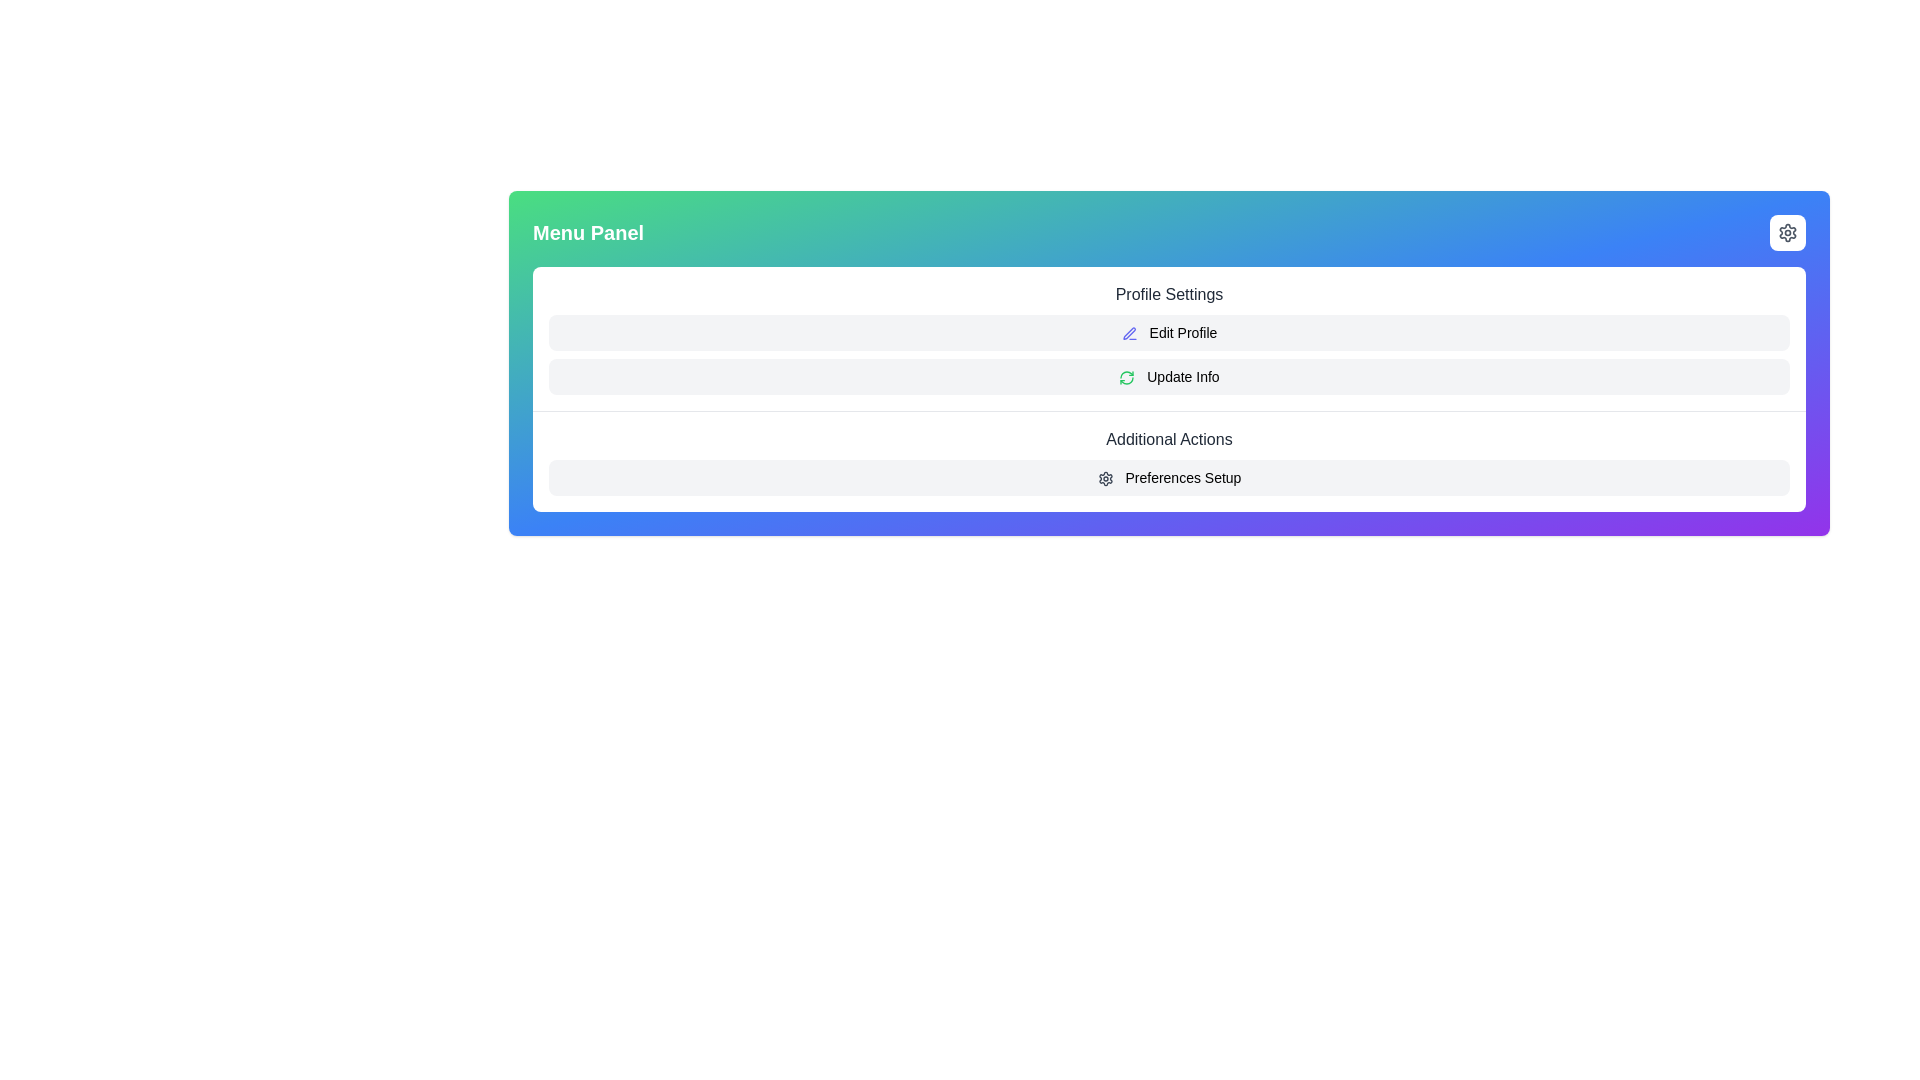  What do you see at coordinates (1169, 377) in the screenshot?
I see `the 'Update Info' button located directly below the 'Edit Profile' button in the 'Profile Settings' section of the Menu Panel` at bounding box center [1169, 377].